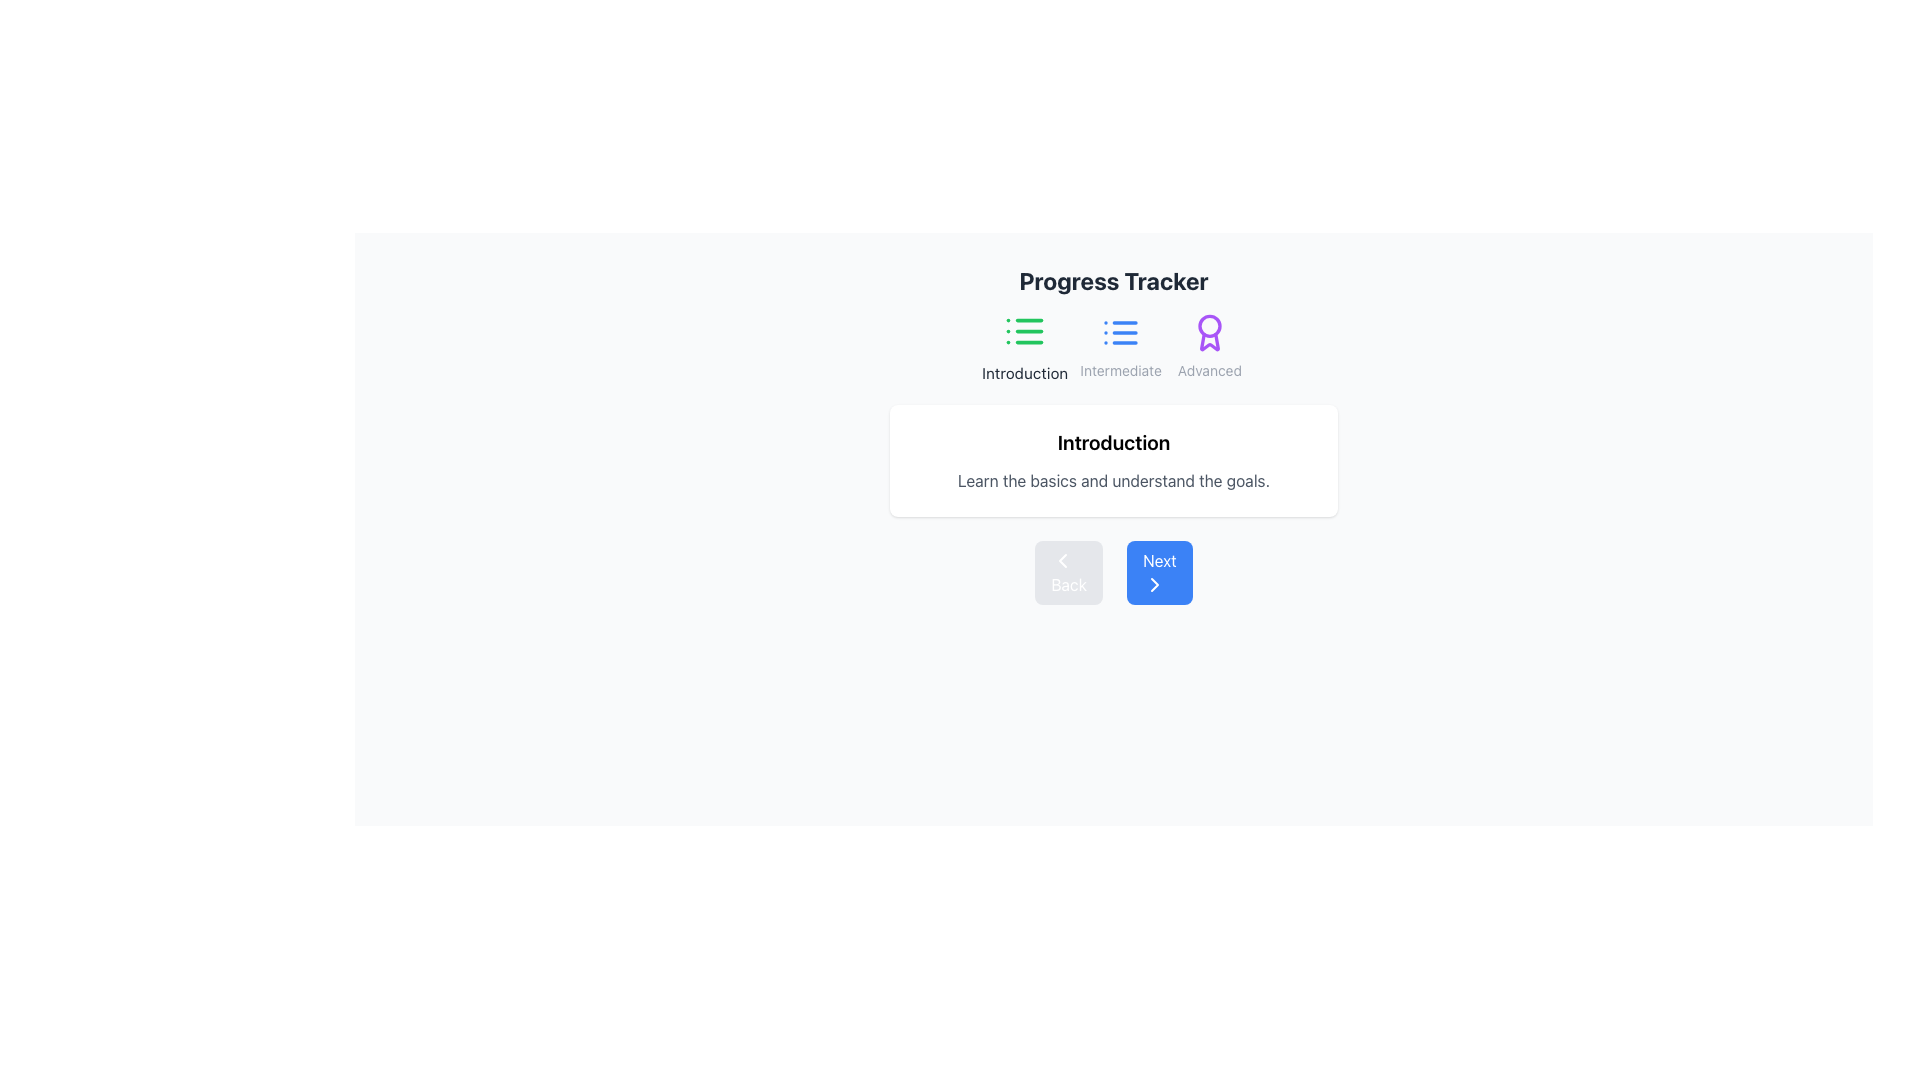 The width and height of the screenshot is (1920, 1080). Describe the element at coordinates (1208, 331) in the screenshot. I see `the vibrant purple circular icon with a ribbon-like design, which is the last icon in a row of three under the 'Advanced' label` at that location.